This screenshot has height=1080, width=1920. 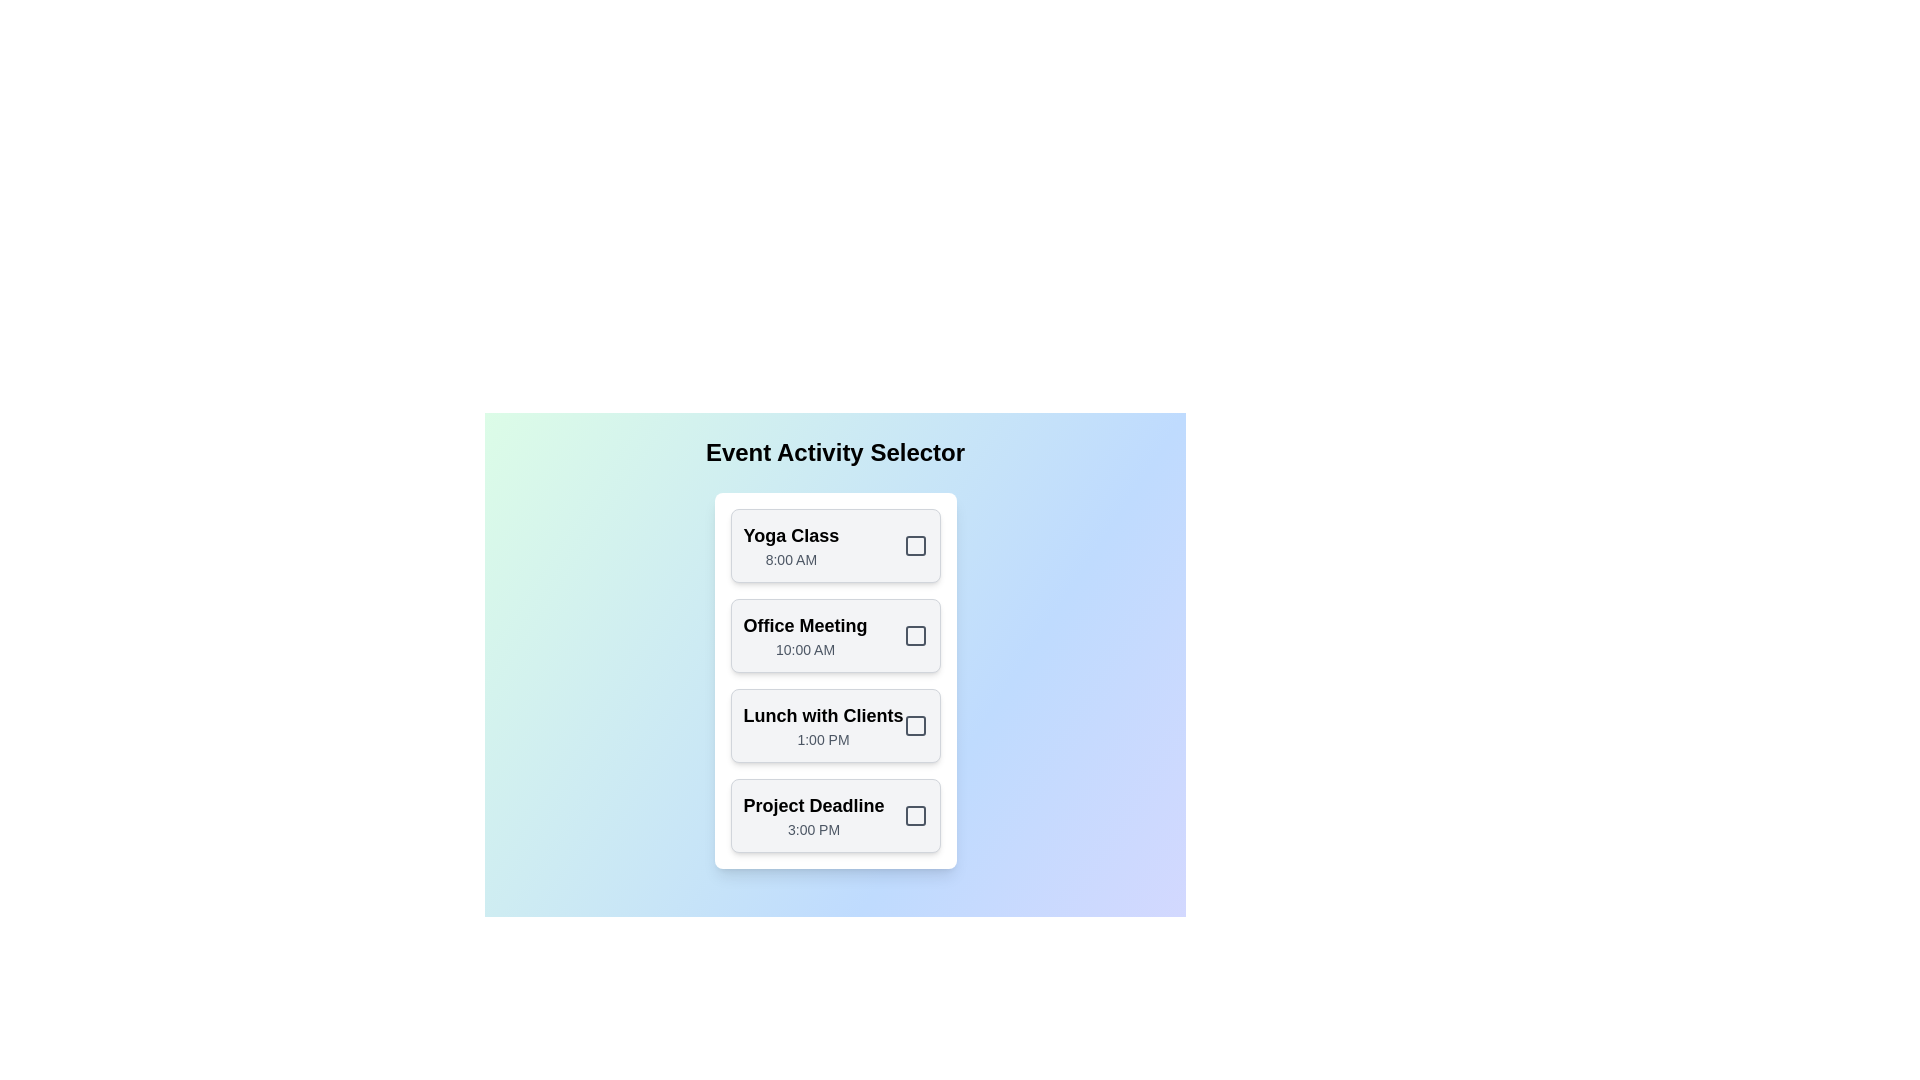 I want to click on the activity card corresponding to Office Meeting to toggle its selection state, so click(x=835, y=636).